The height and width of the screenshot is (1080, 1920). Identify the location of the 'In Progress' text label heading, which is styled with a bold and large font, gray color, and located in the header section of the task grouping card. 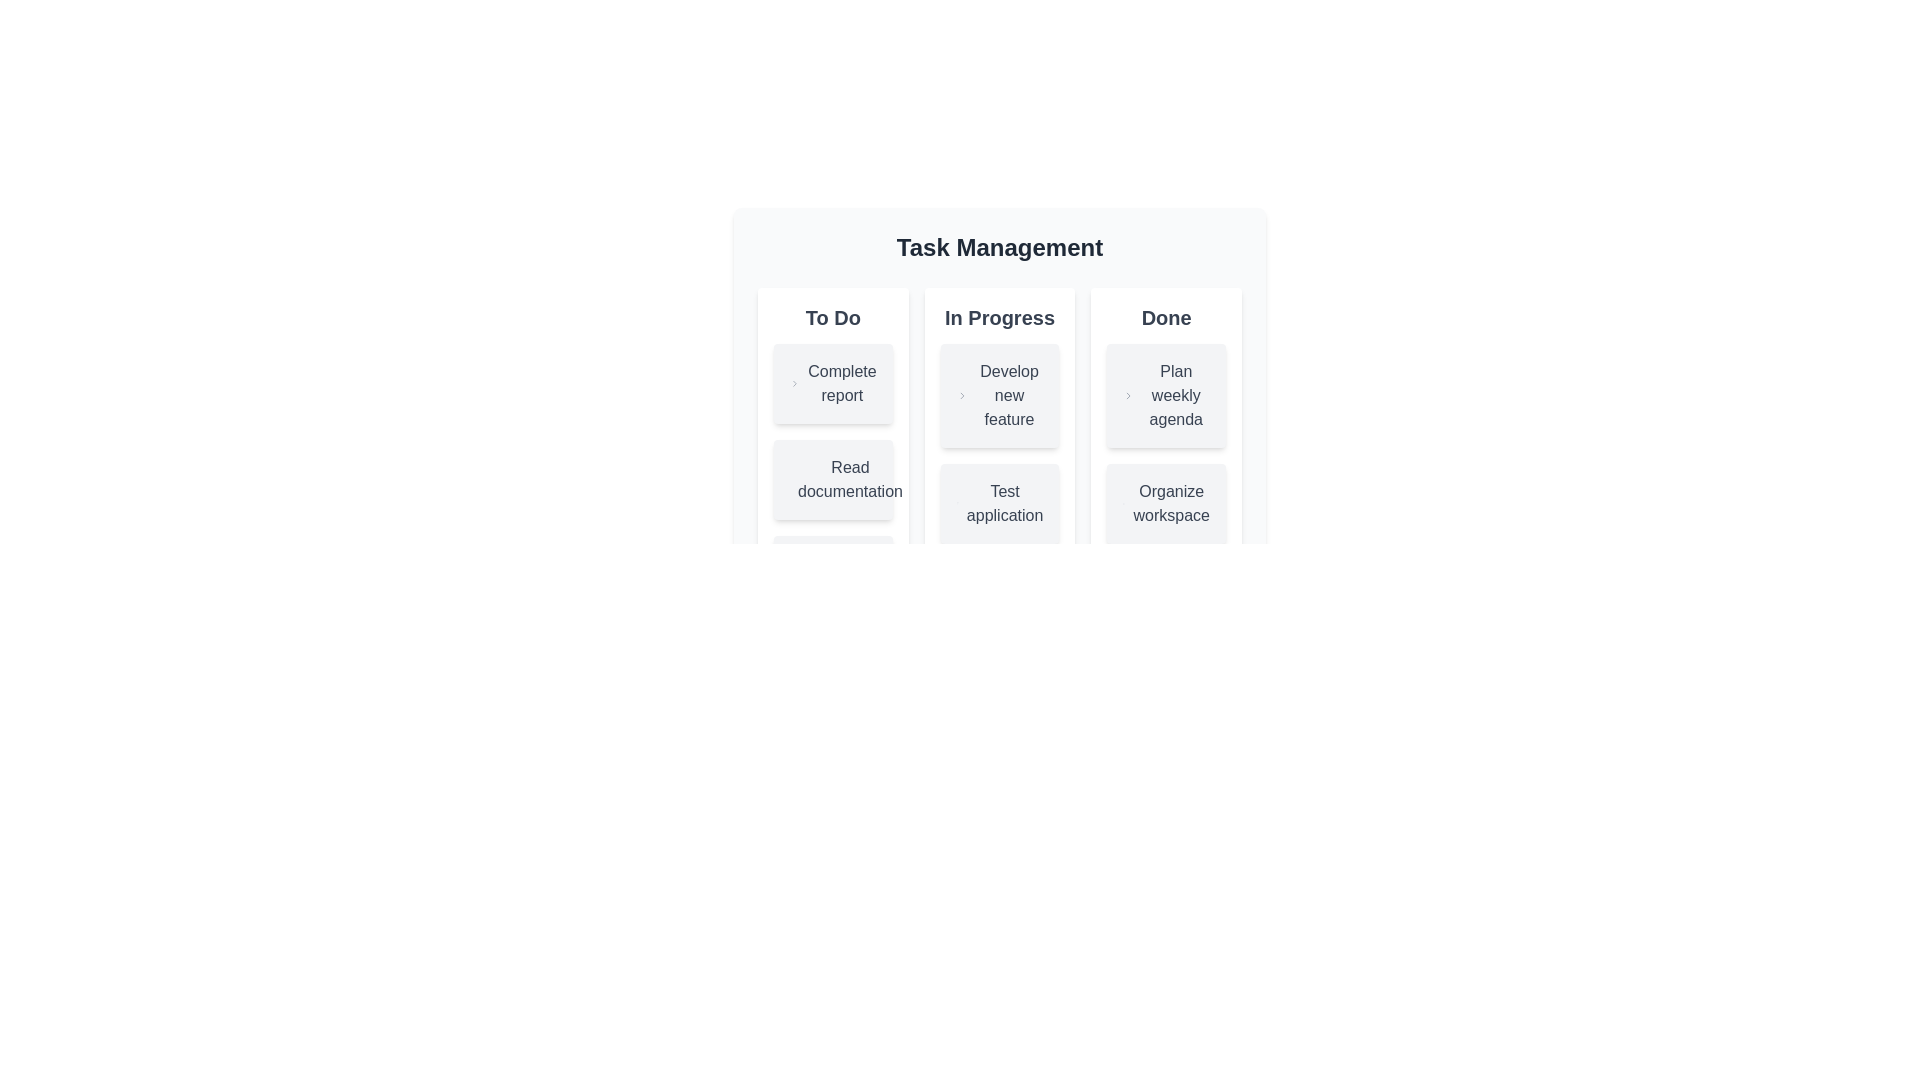
(999, 316).